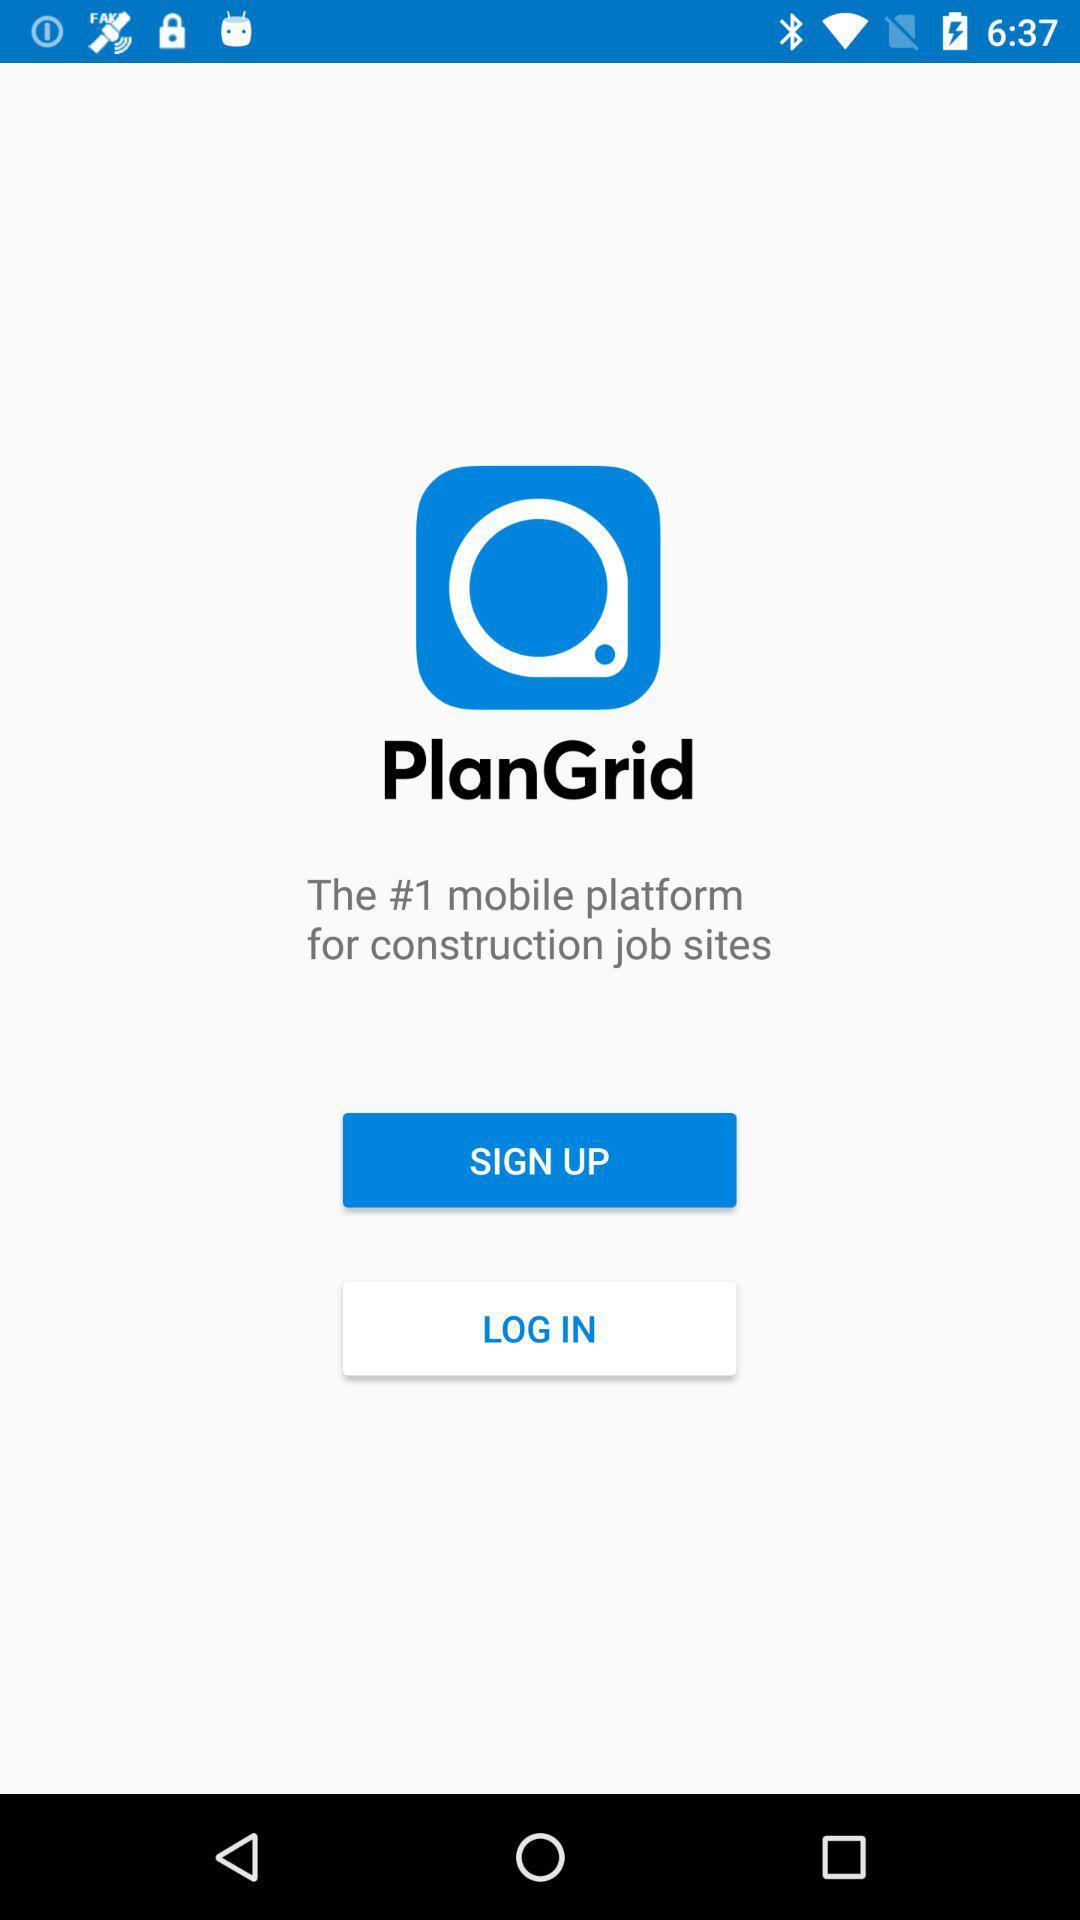 The image size is (1080, 1920). What do you see at coordinates (538, 1328) in the screenshot?
I see `the log in icon` at bounding box center [538, 1328].